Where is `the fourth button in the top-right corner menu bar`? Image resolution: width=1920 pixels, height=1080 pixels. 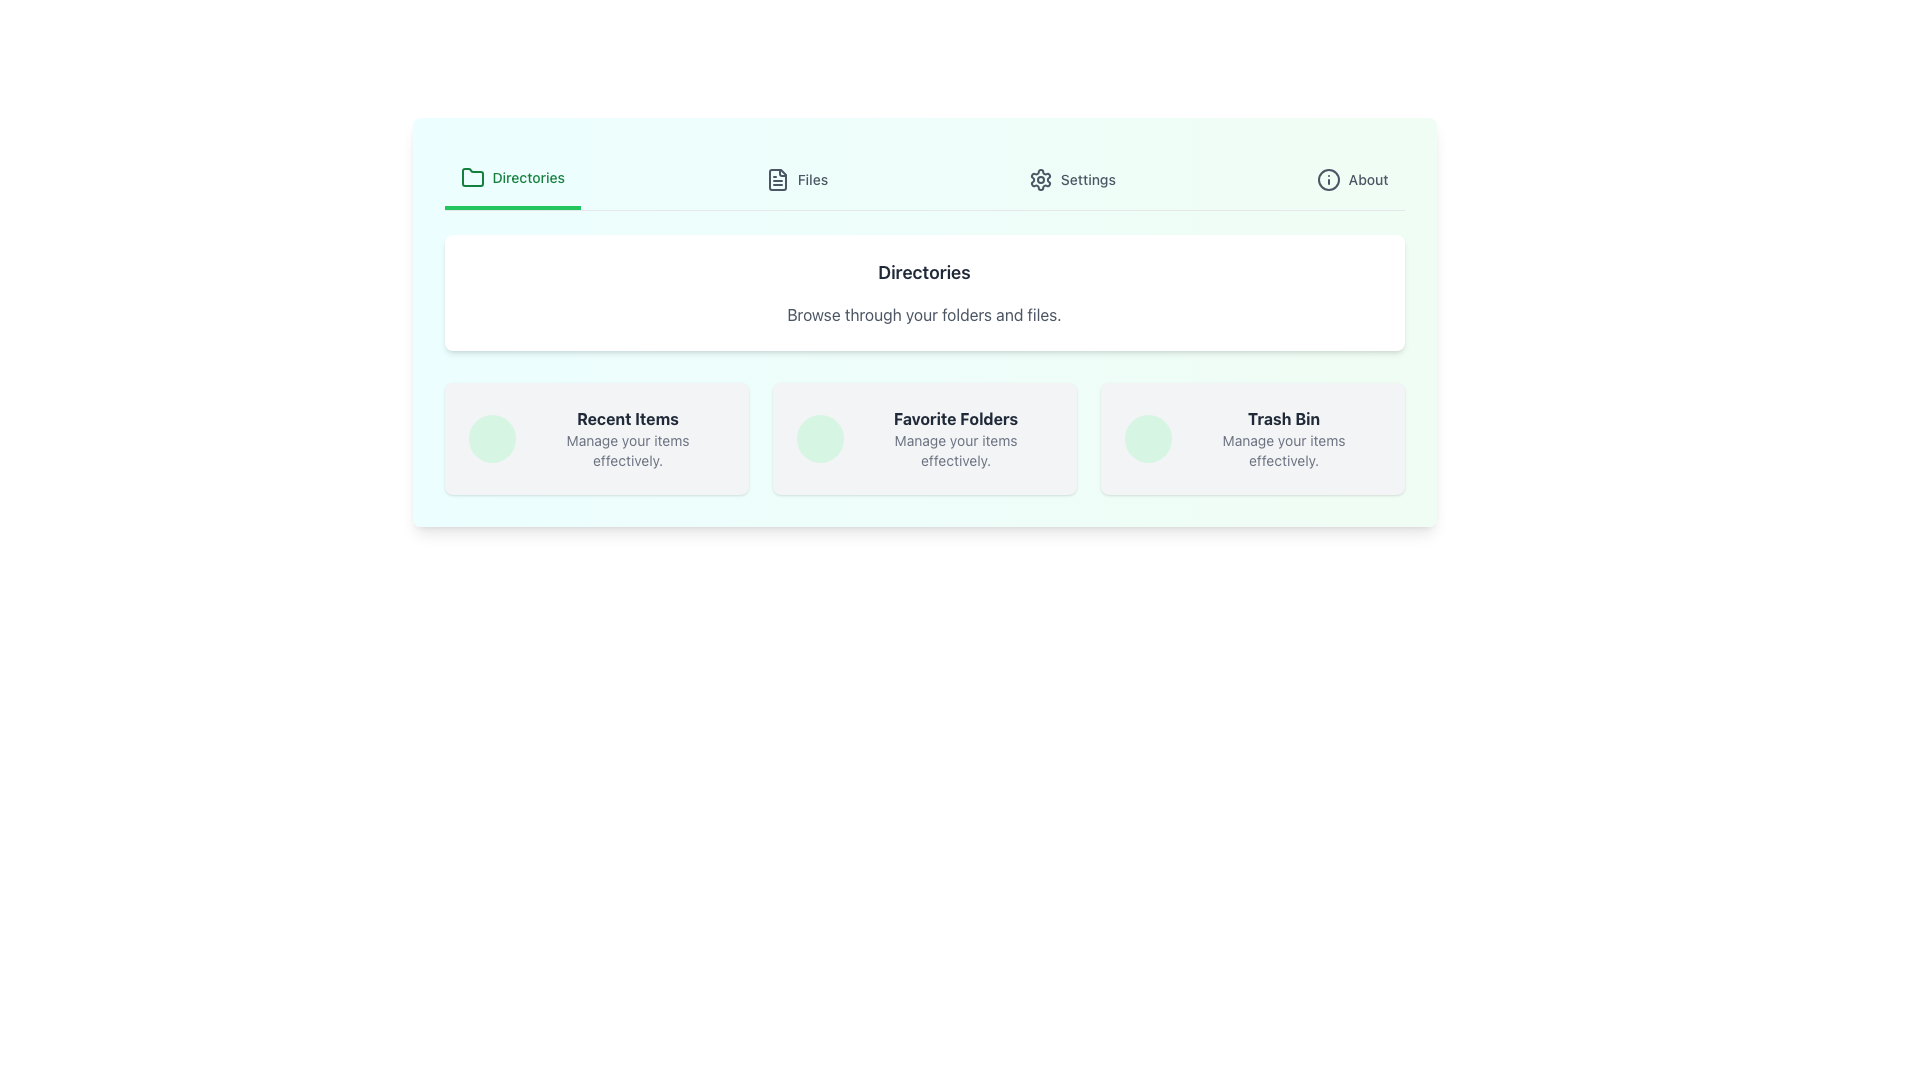
the fourth button in the top-right corner menu bar is located at coordinates (1352, 180).